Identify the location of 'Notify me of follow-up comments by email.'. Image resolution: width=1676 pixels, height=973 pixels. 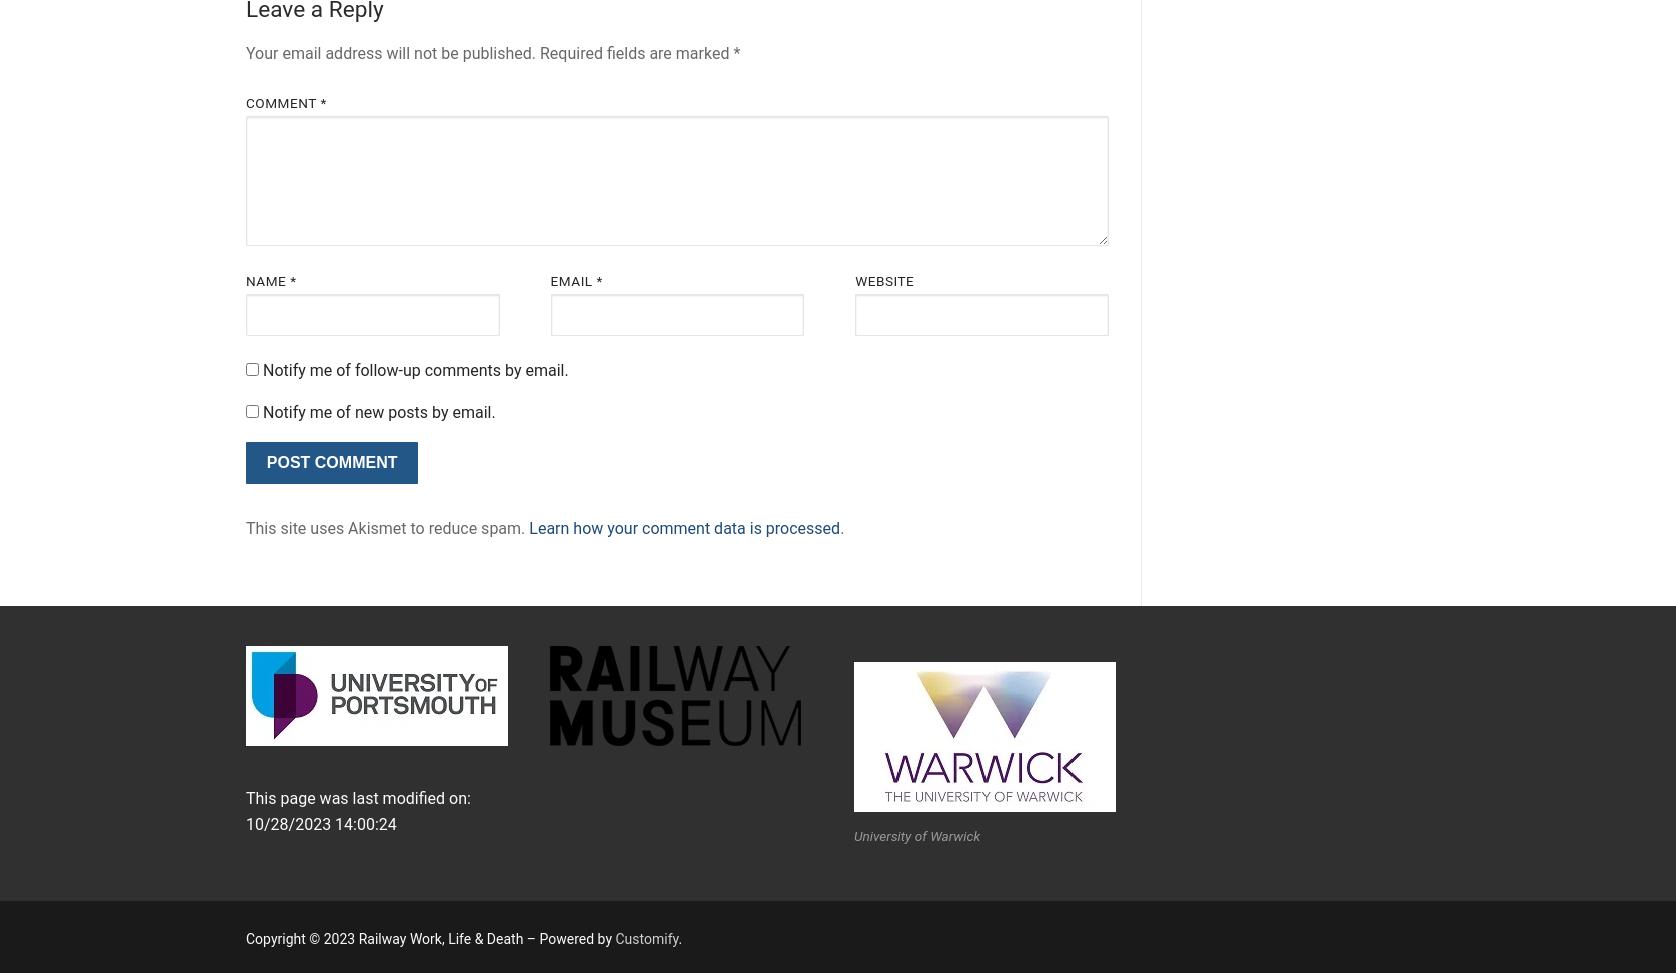
(413, 369).